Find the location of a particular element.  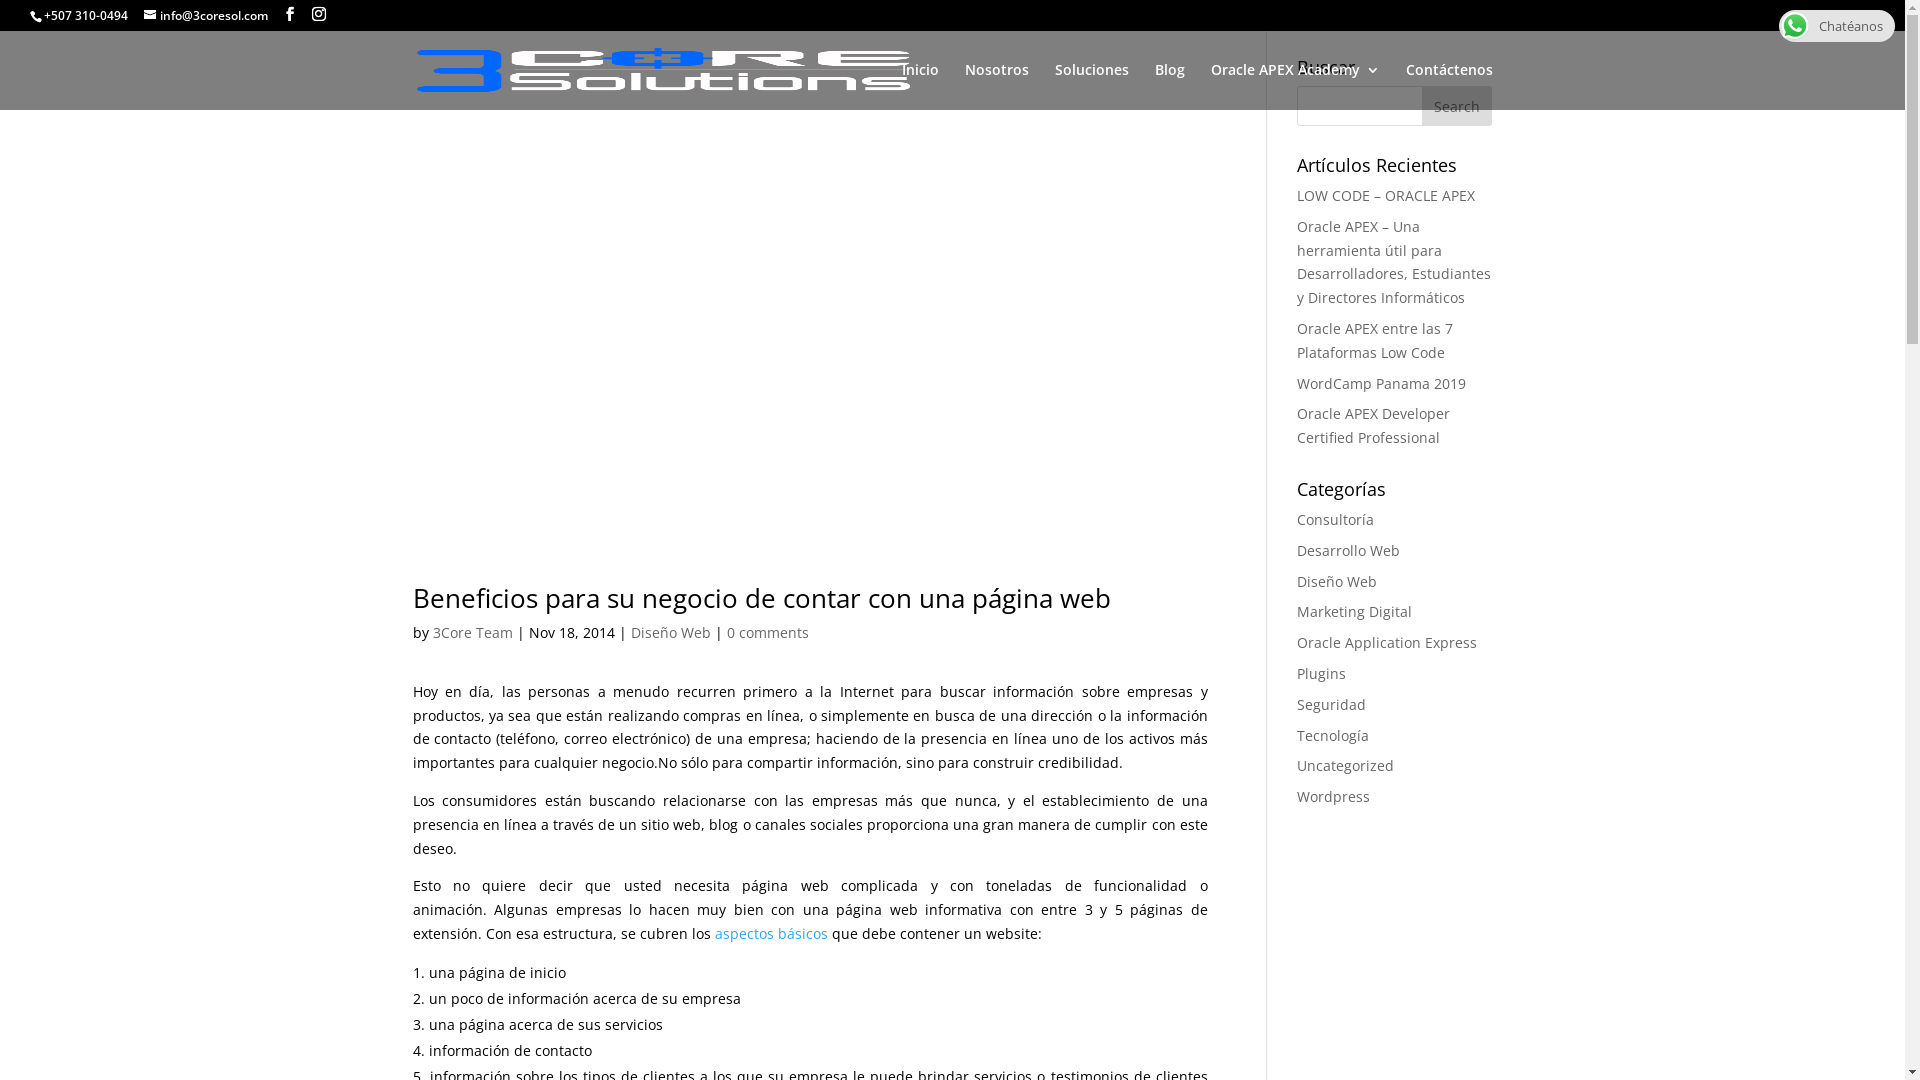

'Nosotros' is located at coordinates (996, 85).